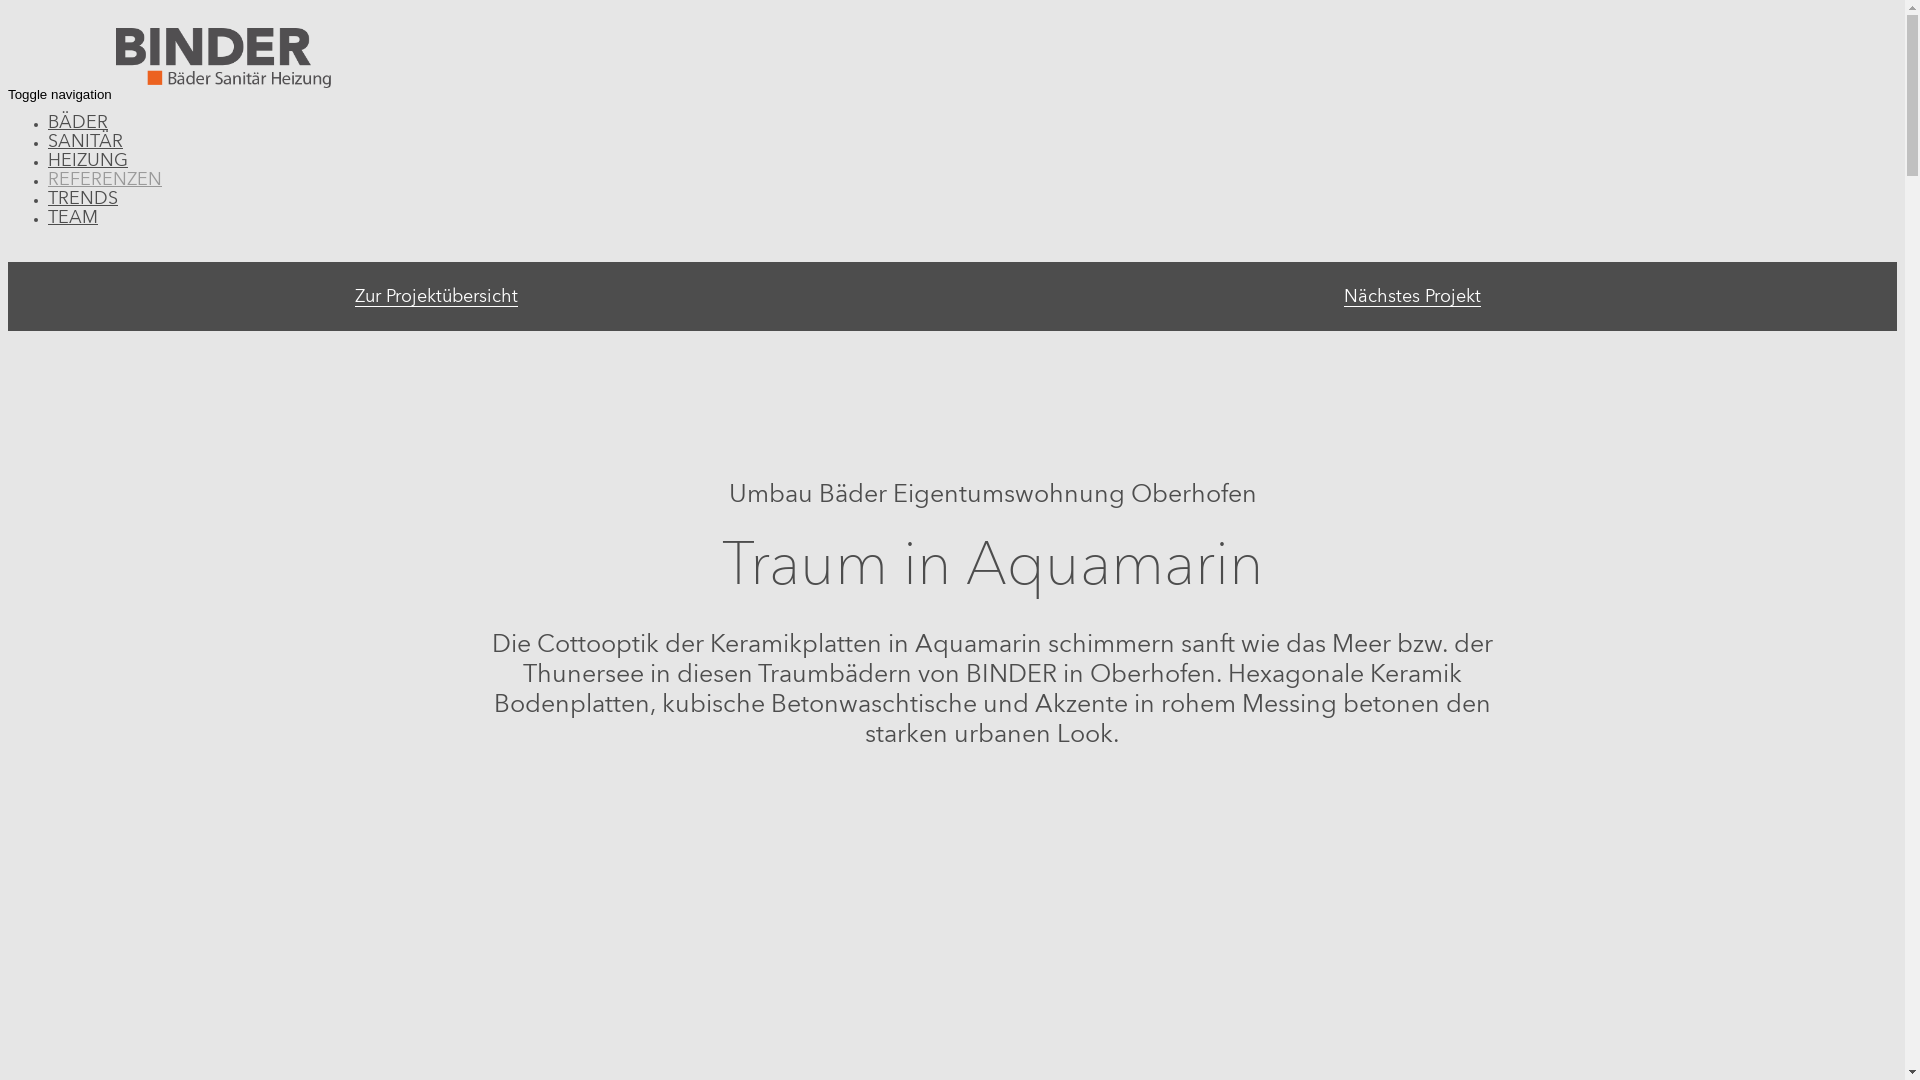 This screenshot has width=1920, height=1080. What do you see at coordinates (59, 94) in the screenshot?
I see `'Toggle navigation'` at bounding box center [59, 94].